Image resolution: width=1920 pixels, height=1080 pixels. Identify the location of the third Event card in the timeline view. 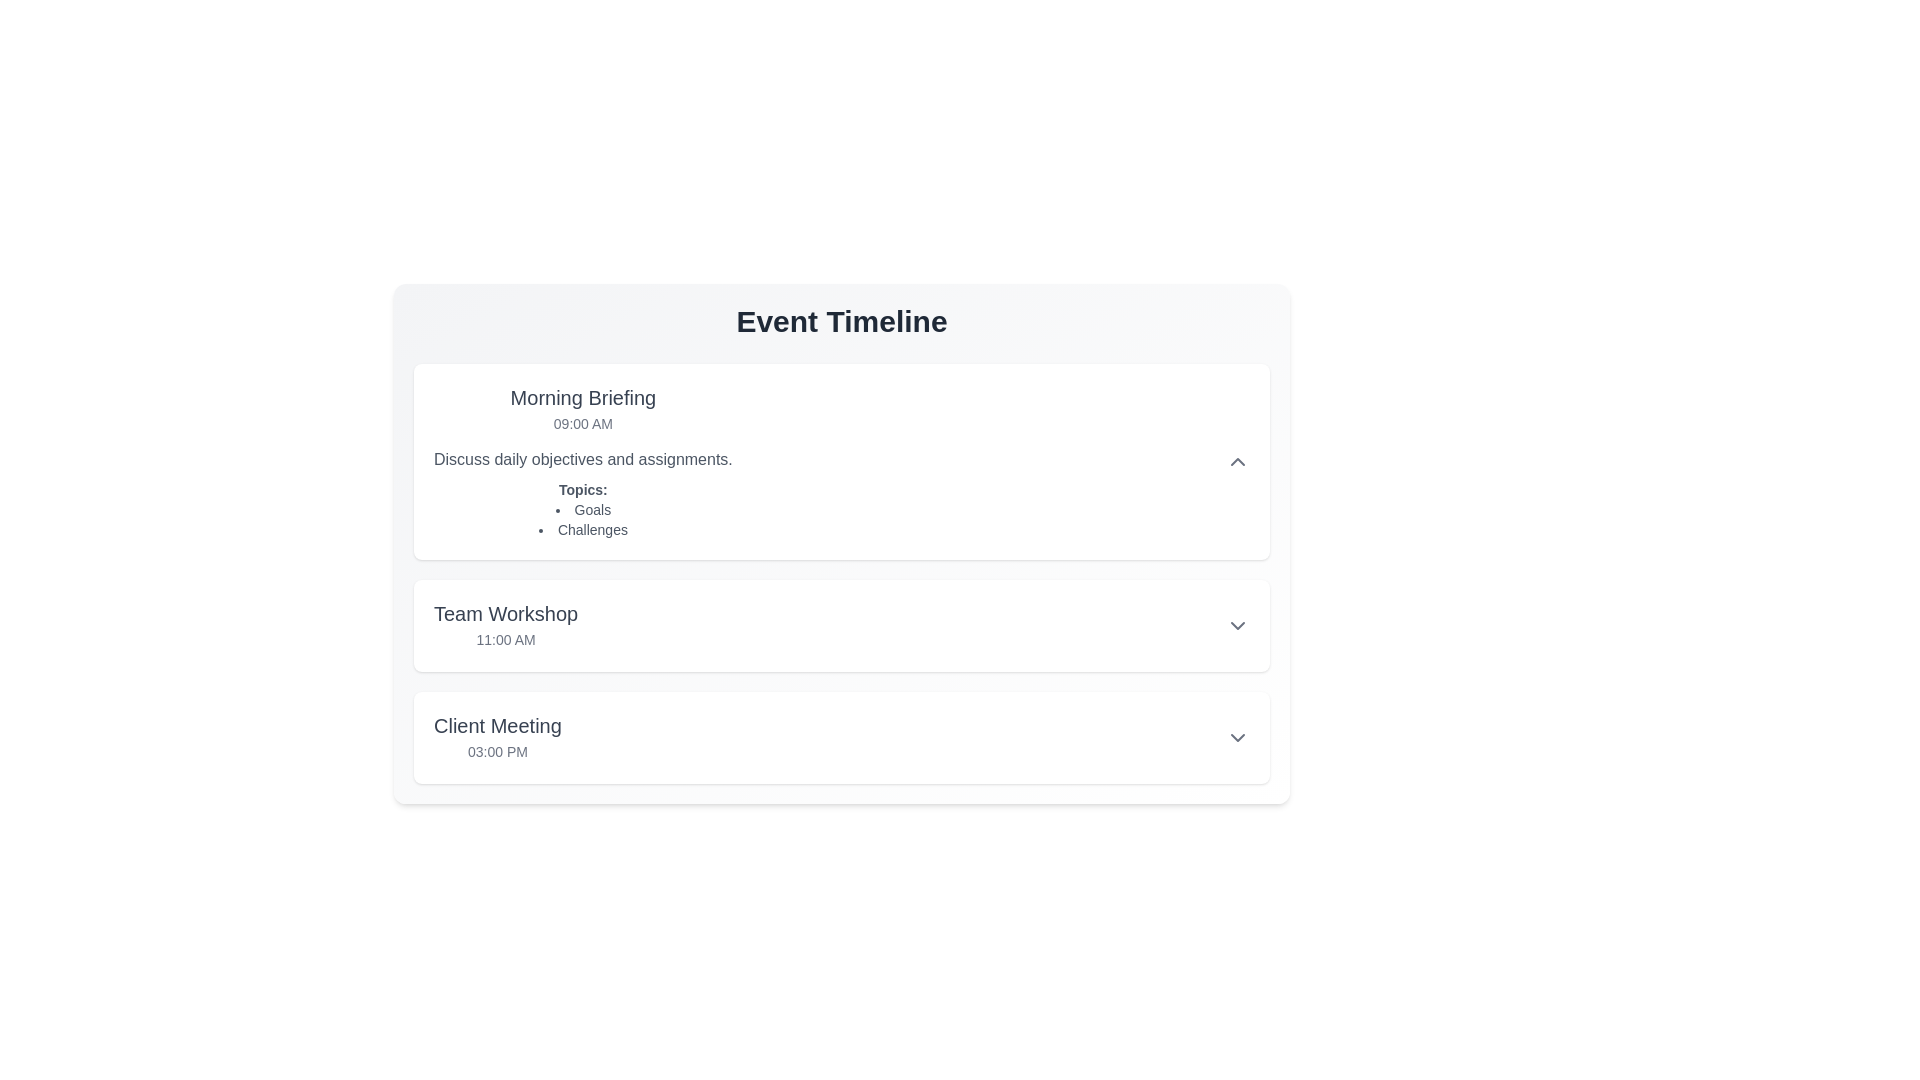
(841, 737).